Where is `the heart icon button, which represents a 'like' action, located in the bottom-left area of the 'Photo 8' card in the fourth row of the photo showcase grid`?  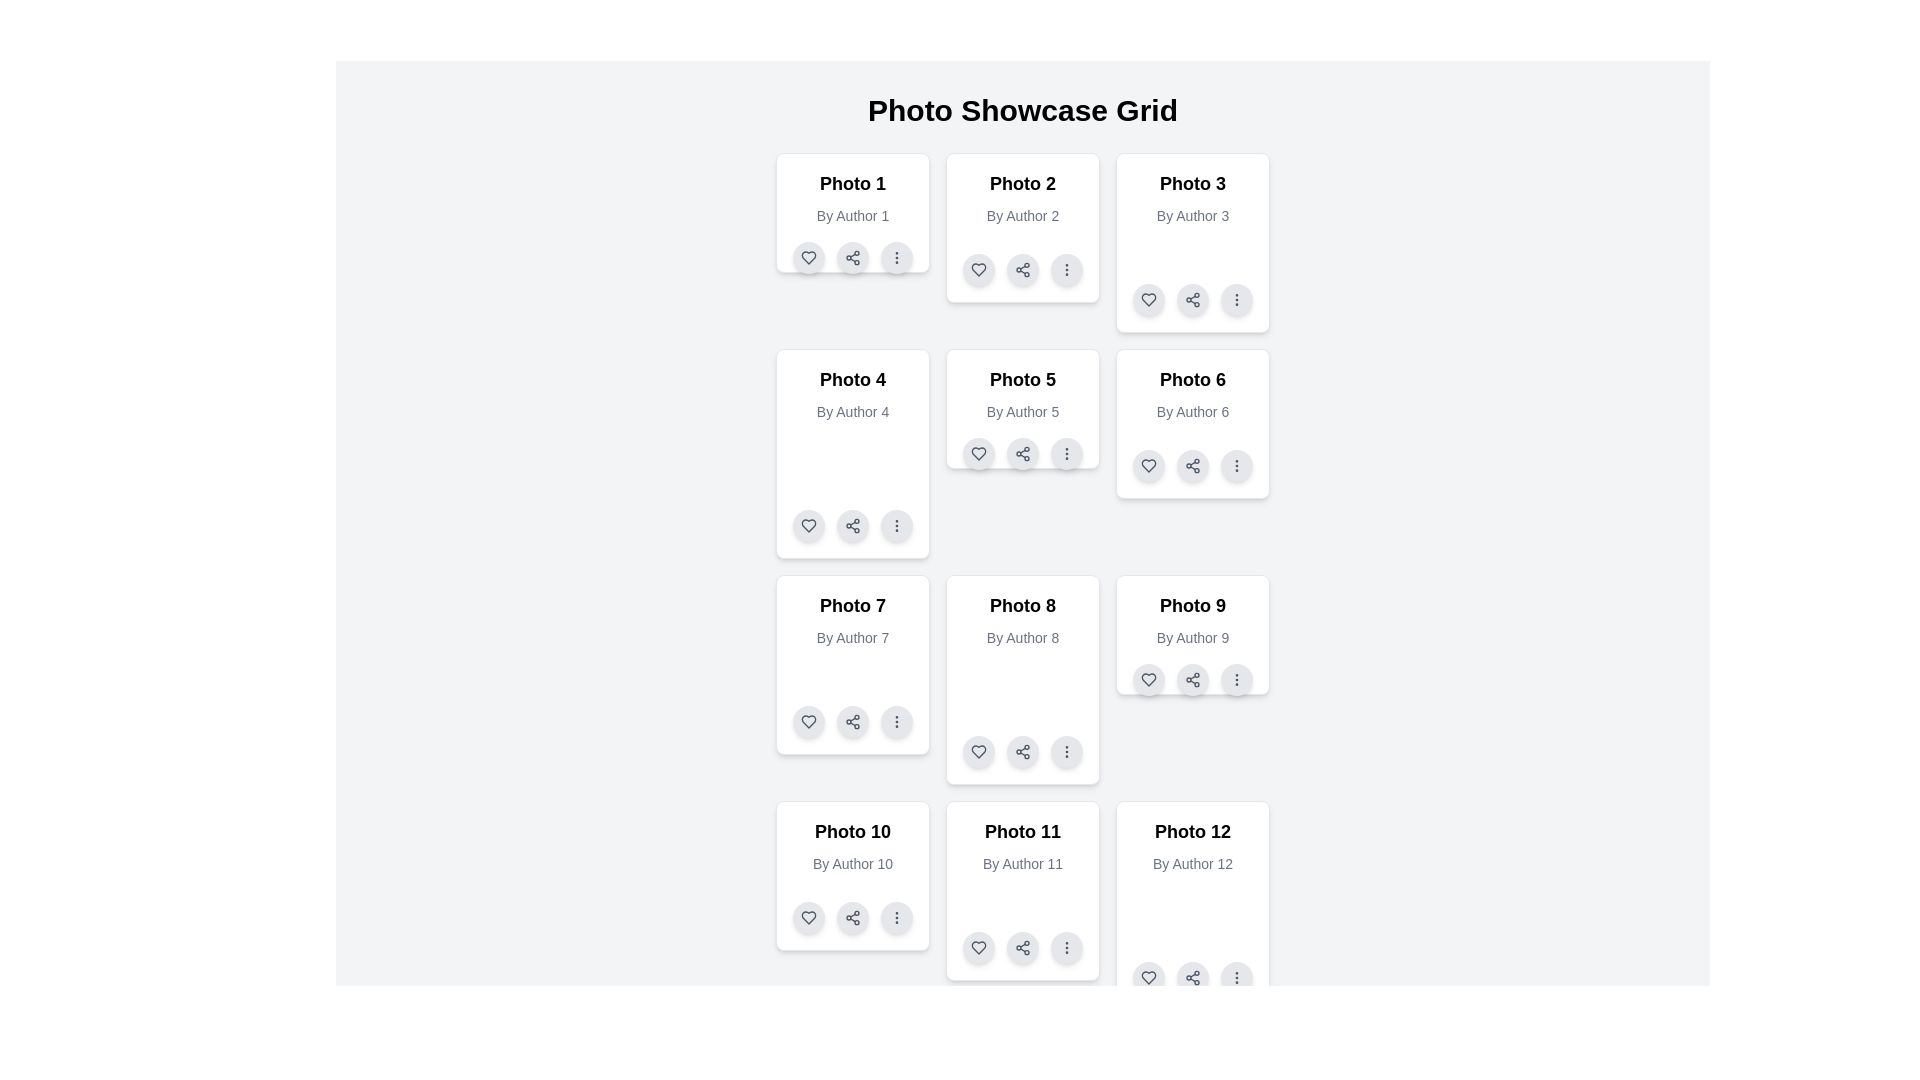 the heart icon button, which represents a 'like' action, located in the bottom-left area of the 'Photo 8' card in the fourth row of the photo showcase grid is located at coordinates (979, 752).